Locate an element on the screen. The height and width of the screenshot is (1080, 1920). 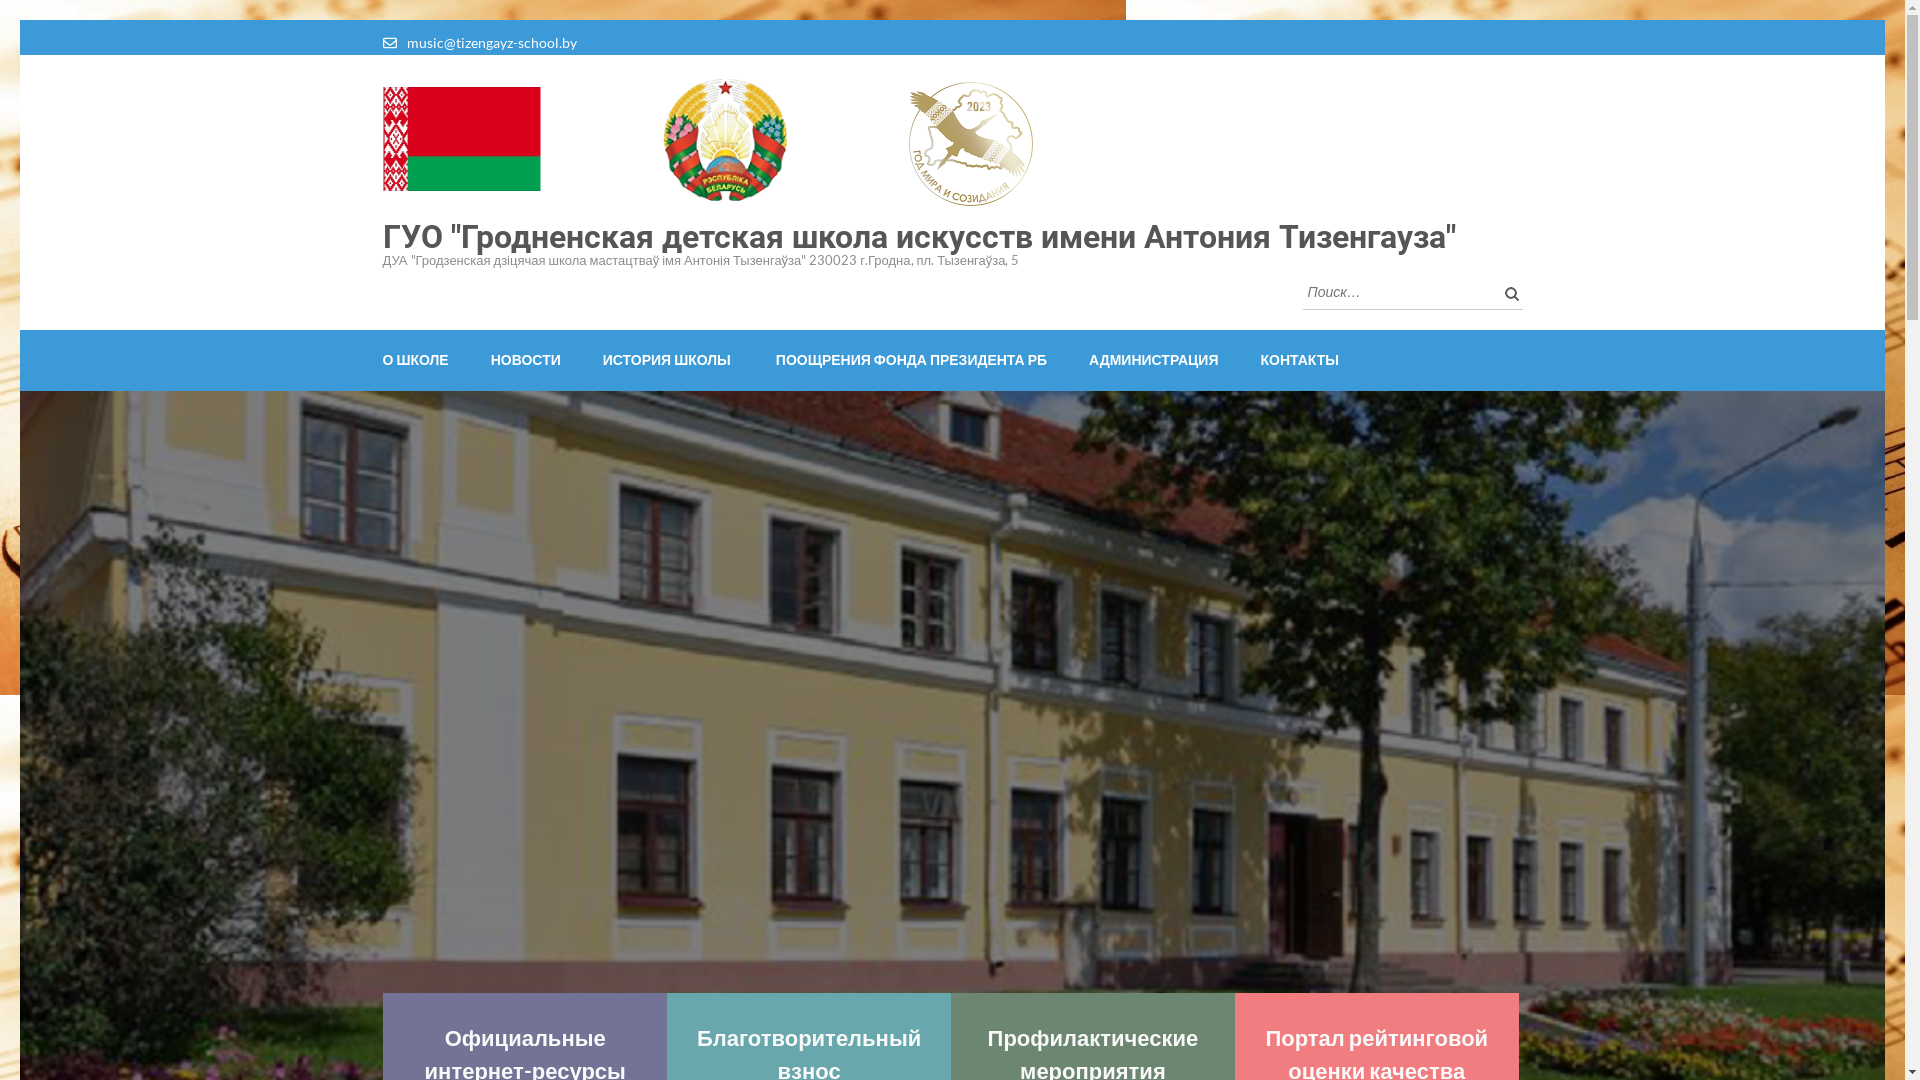
'music@tizengayz-school.by' is located at coordinates (405, 42).